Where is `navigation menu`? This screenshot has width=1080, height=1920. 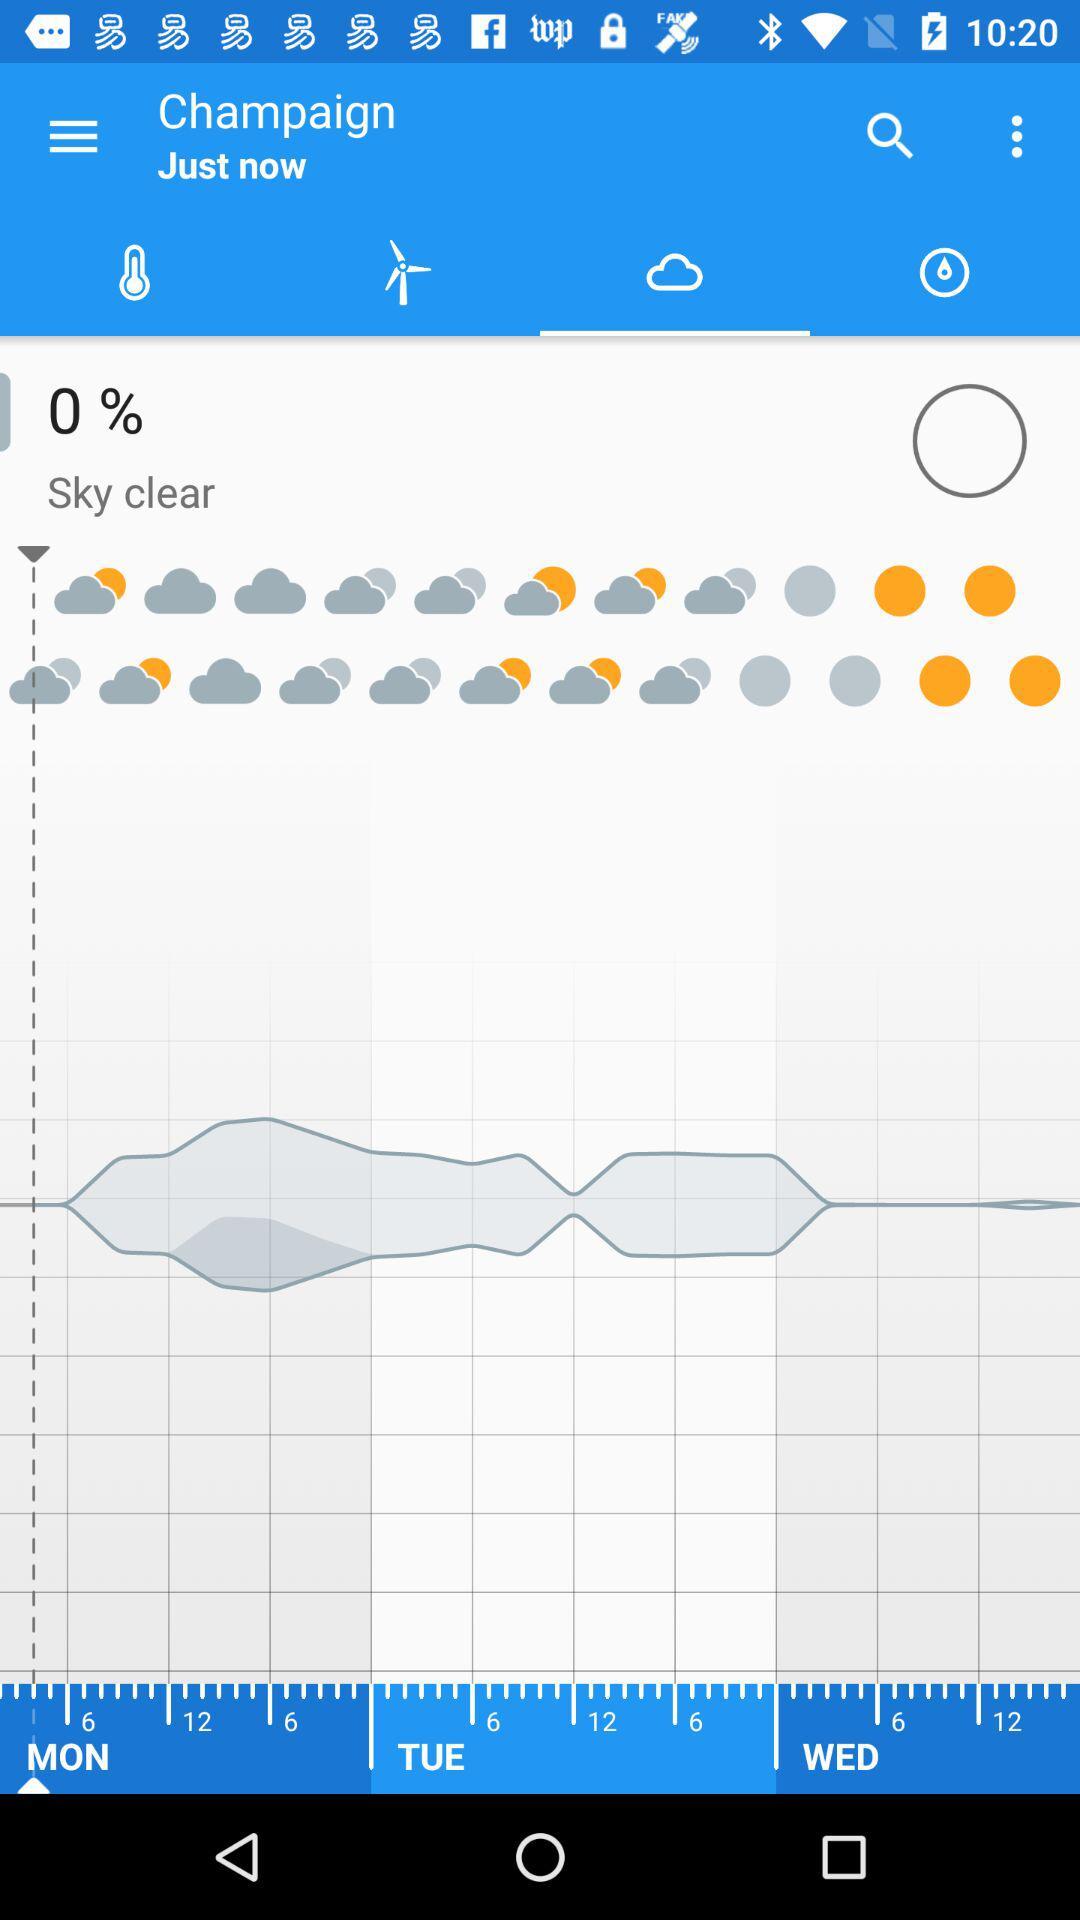 navigation menu is located at coordinates (72, 135).